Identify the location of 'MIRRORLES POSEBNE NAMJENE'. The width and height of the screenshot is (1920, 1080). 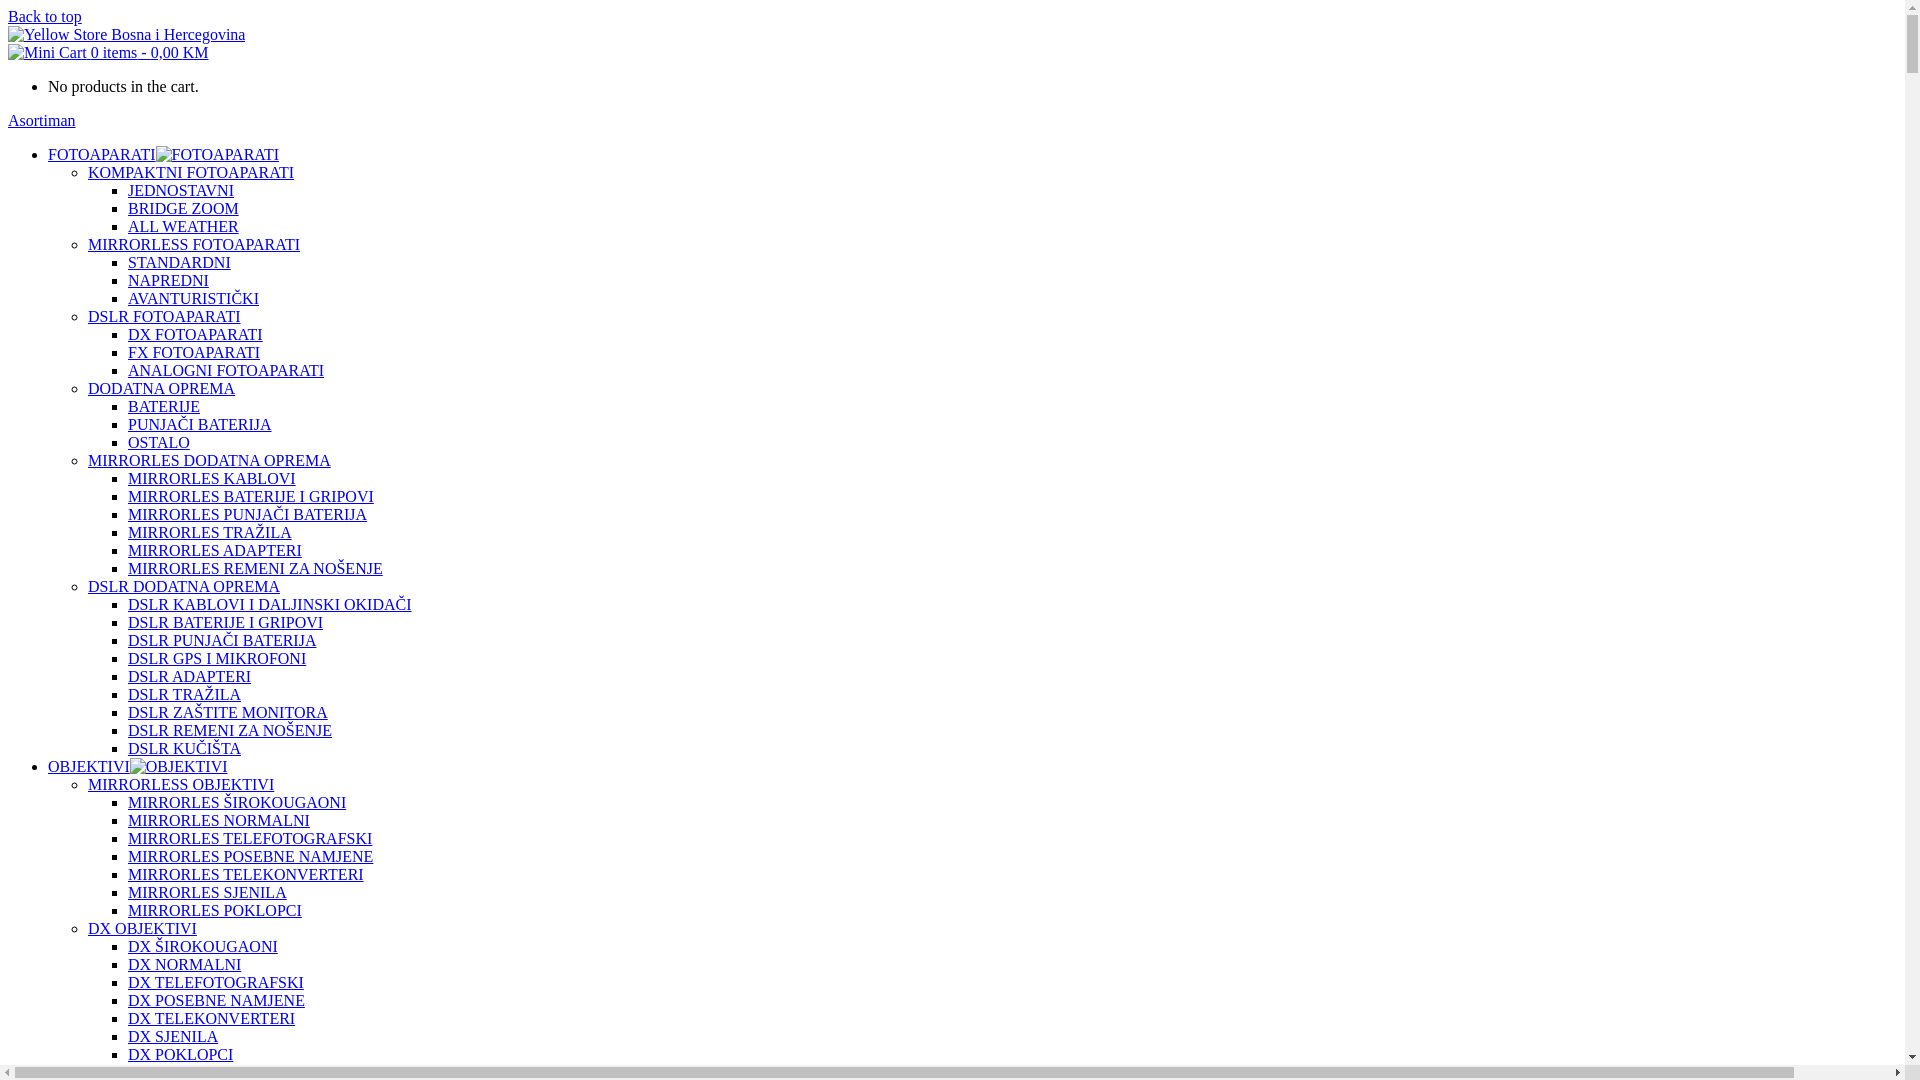
(249, 855).